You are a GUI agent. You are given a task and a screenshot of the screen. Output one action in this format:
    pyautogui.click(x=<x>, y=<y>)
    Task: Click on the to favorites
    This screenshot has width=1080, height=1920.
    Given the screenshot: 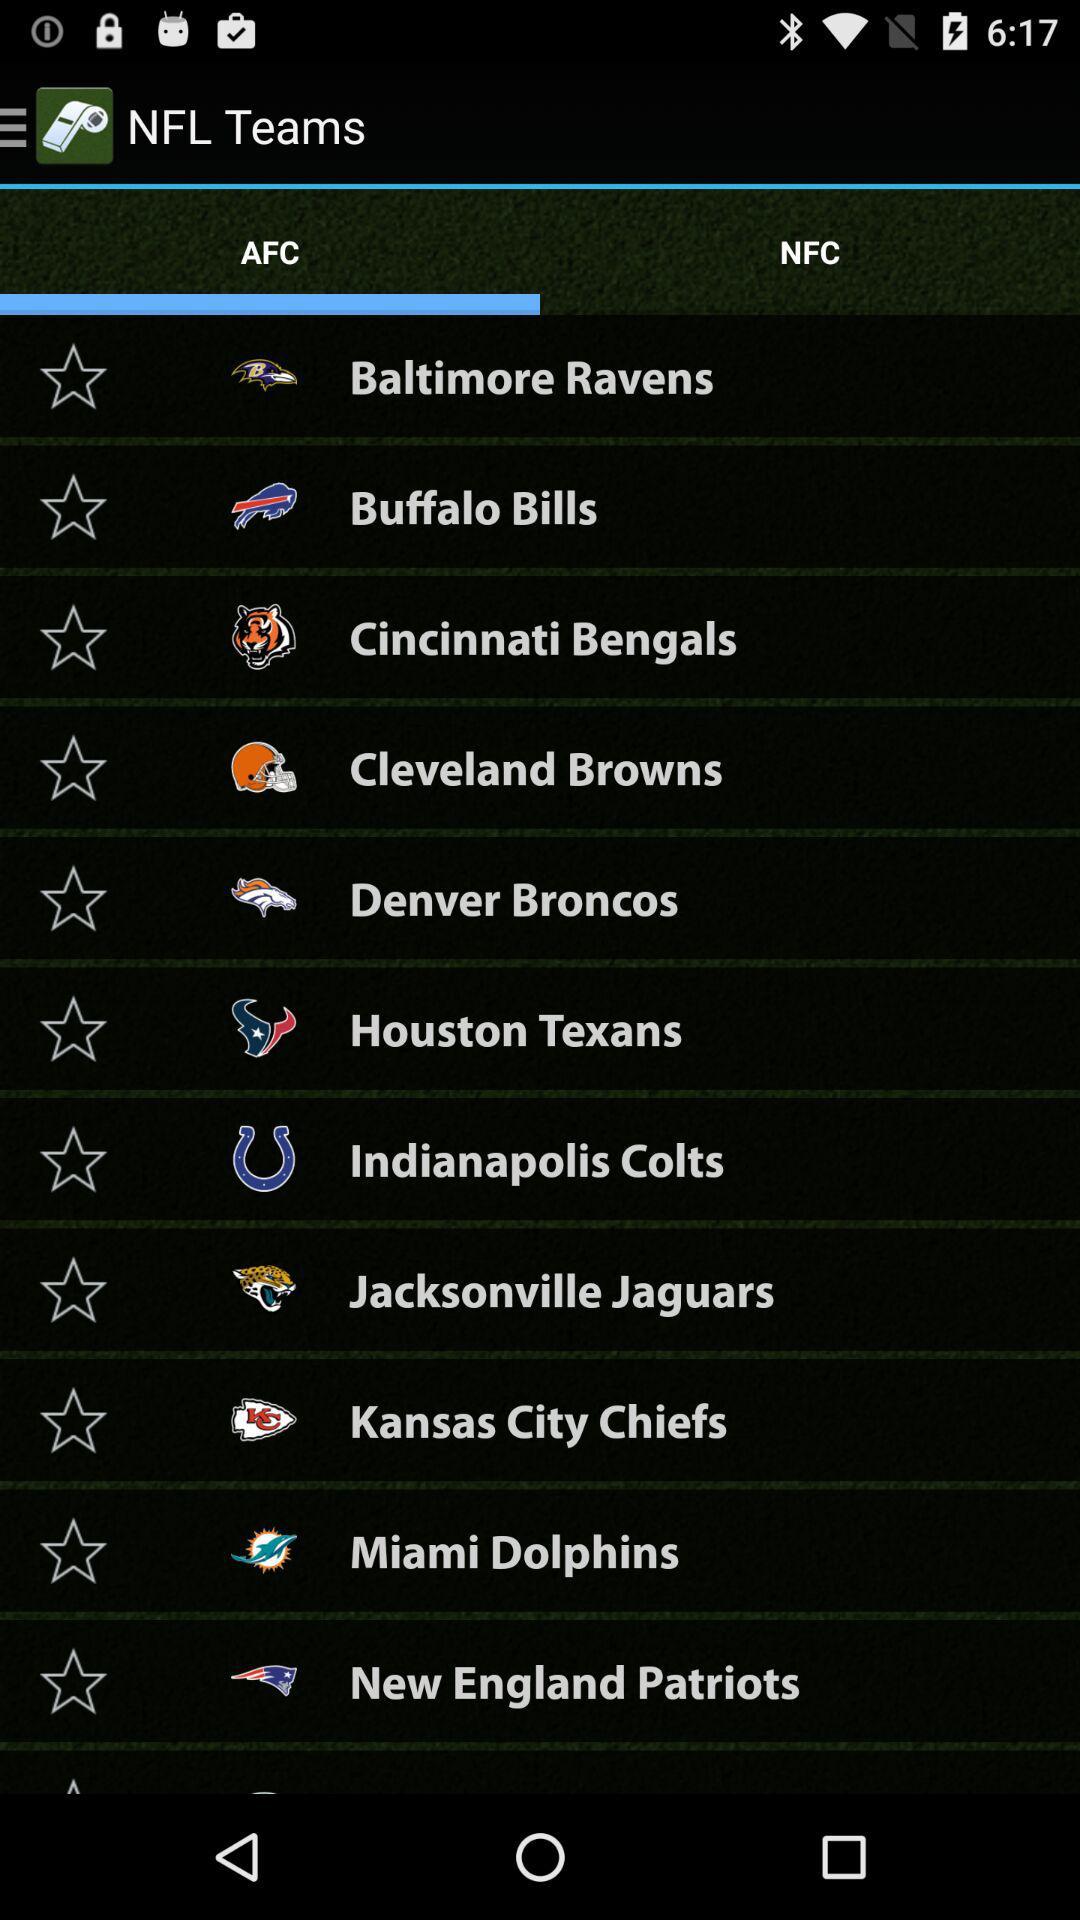 What is the action you would take?
    pyautogui.click(x=72, y=766)
    